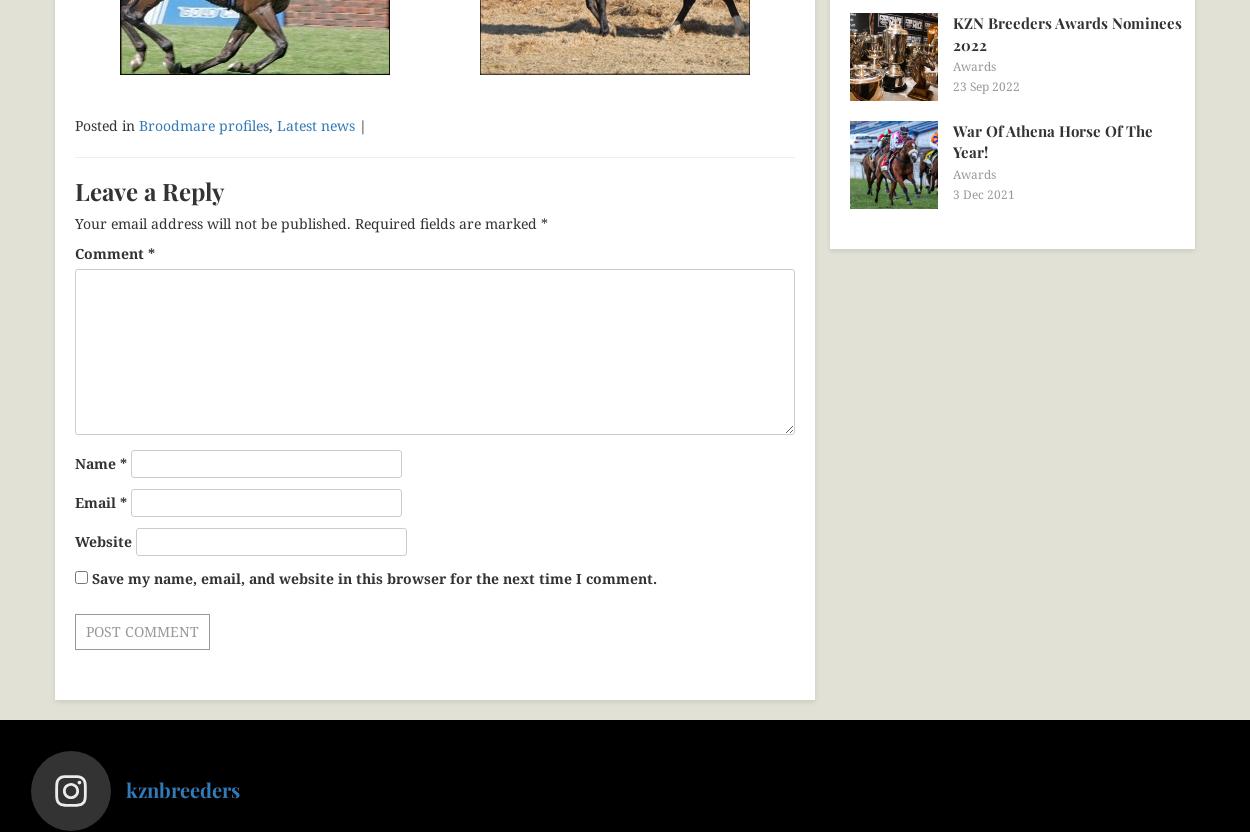 This screenshot has width=1250, height=832. What do you see at coordinates (212, 223) in the screenshot?
I see `'Your email address will not be published.'` at bounding box center [212, 223].